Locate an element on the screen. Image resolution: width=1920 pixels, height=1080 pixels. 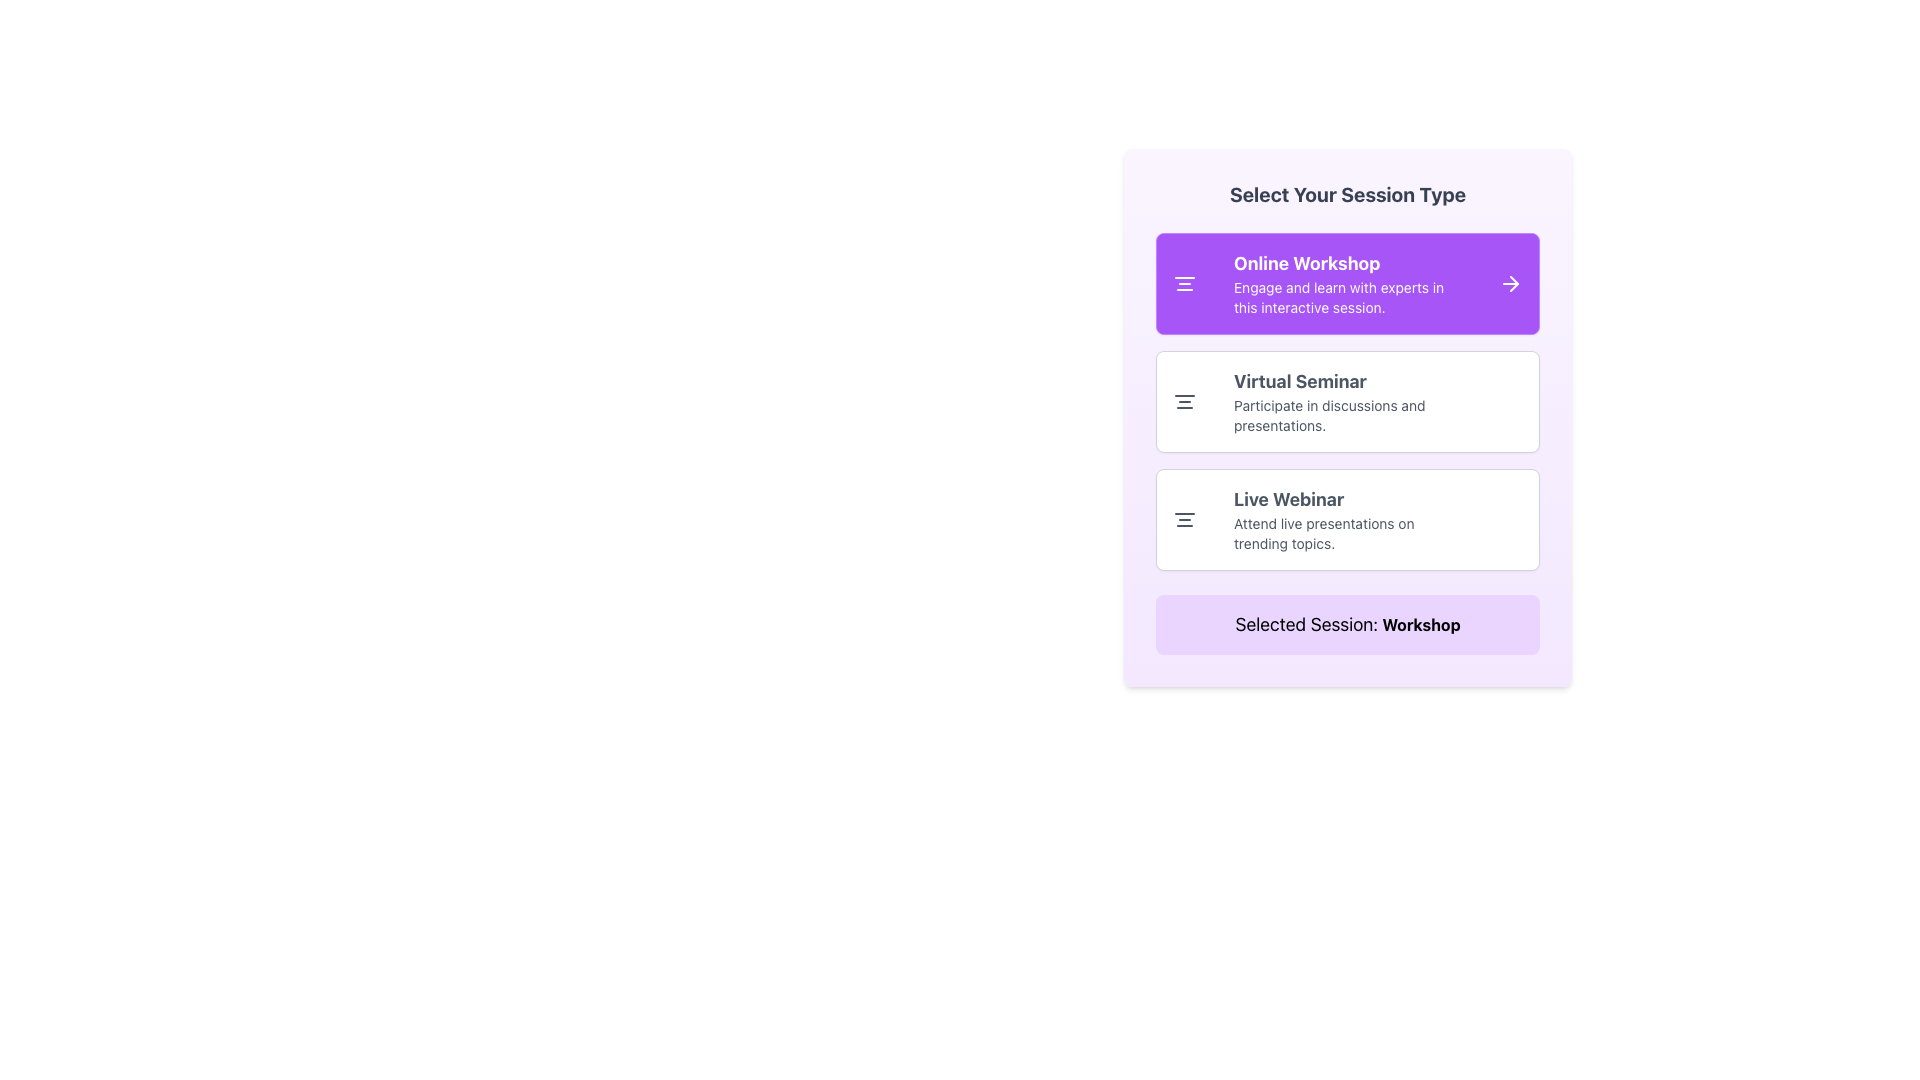
the text label that reads 'Engage and learn with experts in this interactive session.' which is styled in white on a purple background and positioned below the title 'Online Workshop.' is located at coordinates (1348, 297).